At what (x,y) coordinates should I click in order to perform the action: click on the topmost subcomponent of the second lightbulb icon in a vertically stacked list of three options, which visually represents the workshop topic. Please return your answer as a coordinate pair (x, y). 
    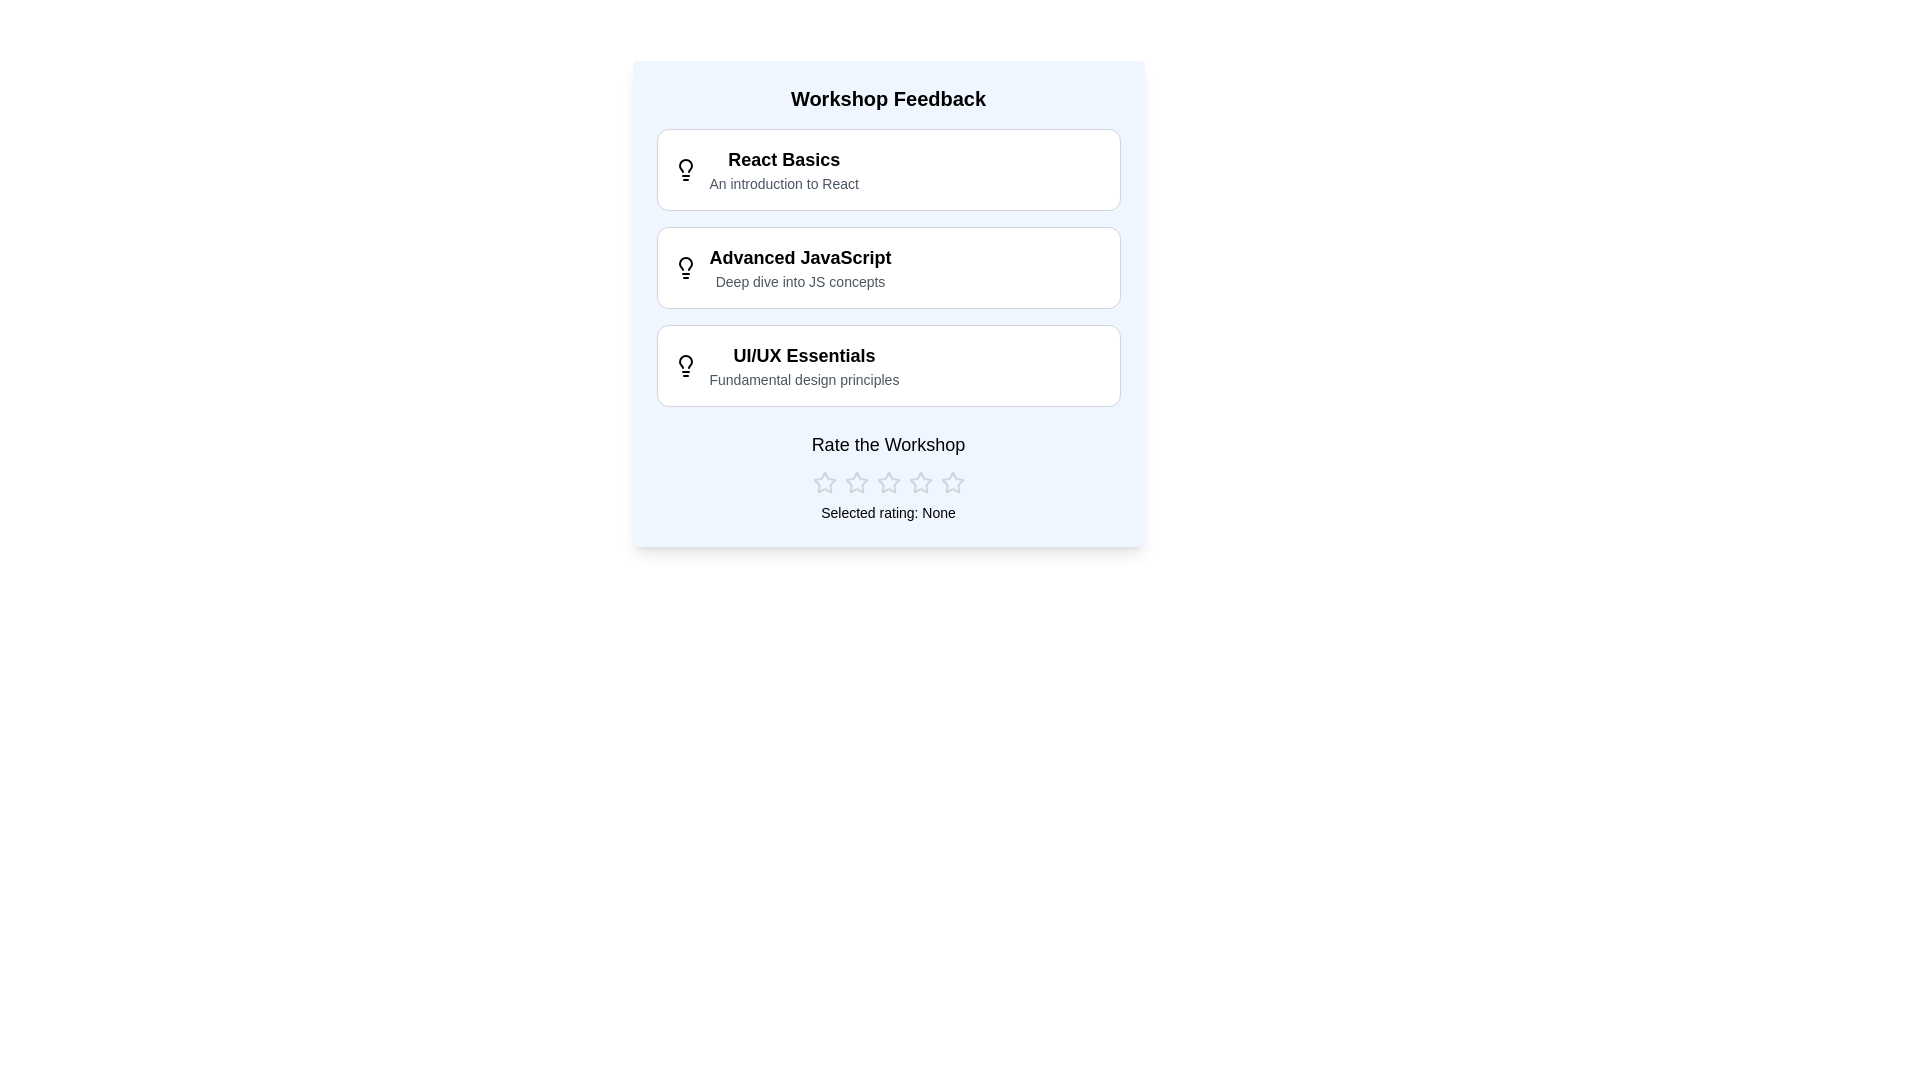
    Looking at the image, I should click on (685, 262).